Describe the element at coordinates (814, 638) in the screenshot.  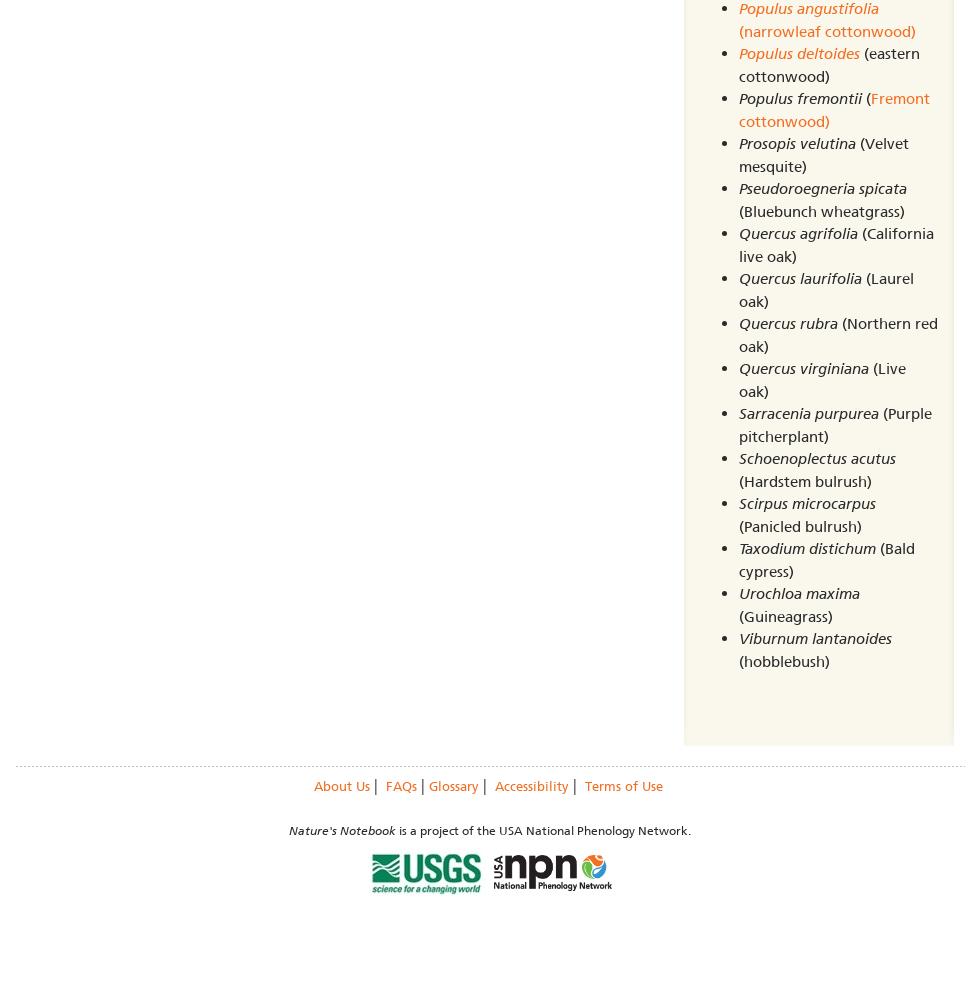
I see `'Viburnum lantanoides'` at that location.